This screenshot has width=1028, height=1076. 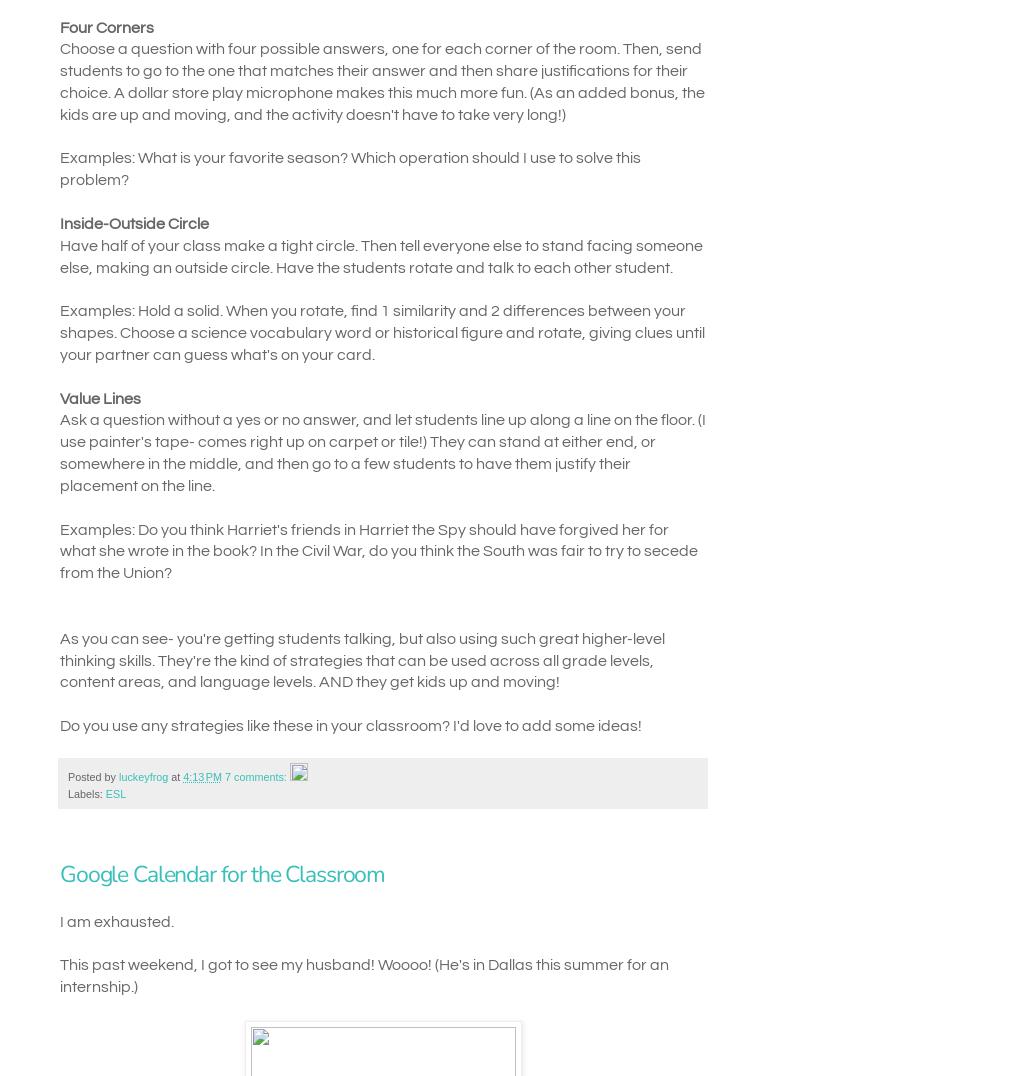 I want to click on 'luckeyfrog', so click(x=143, y=776).